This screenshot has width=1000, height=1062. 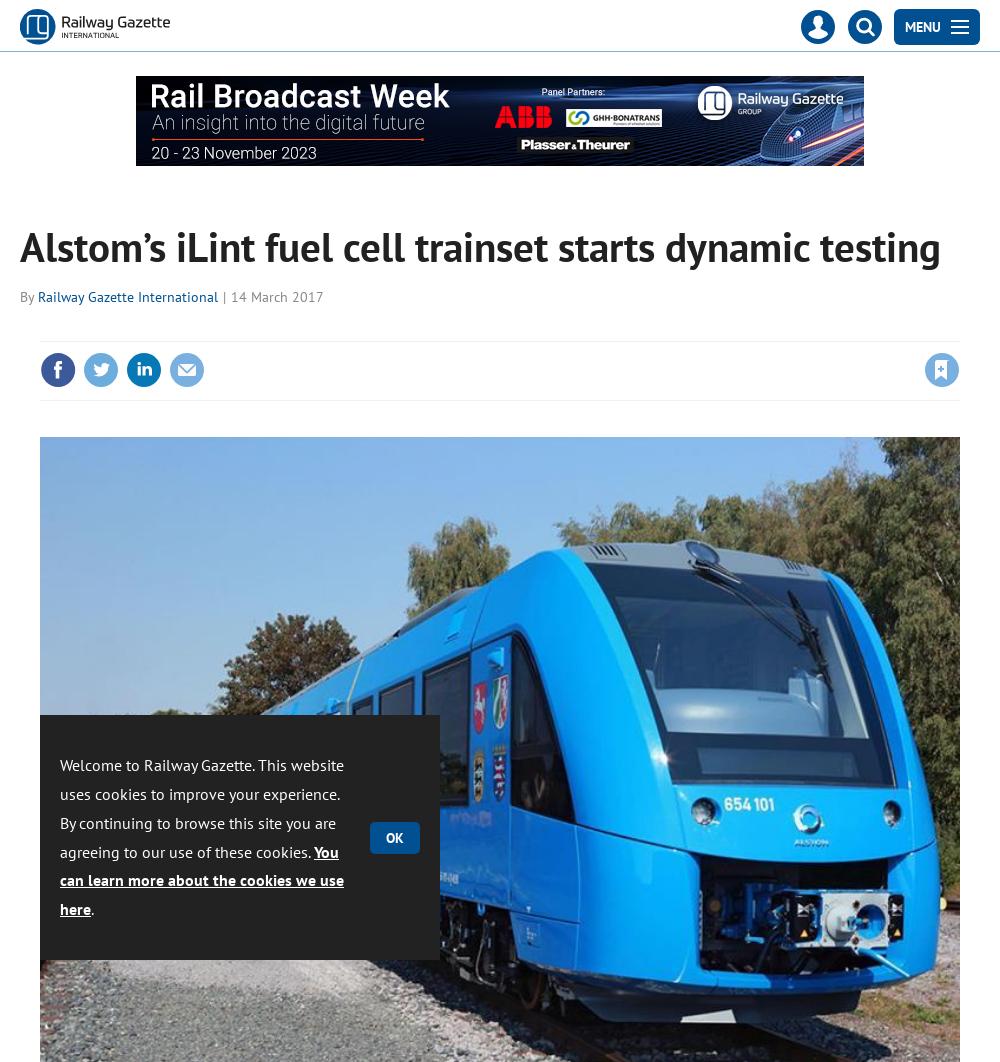 What do you see at coordinates (230, 294) in the screenshot?
I see `'14 March 2017'` at bounding box center [230, 294].